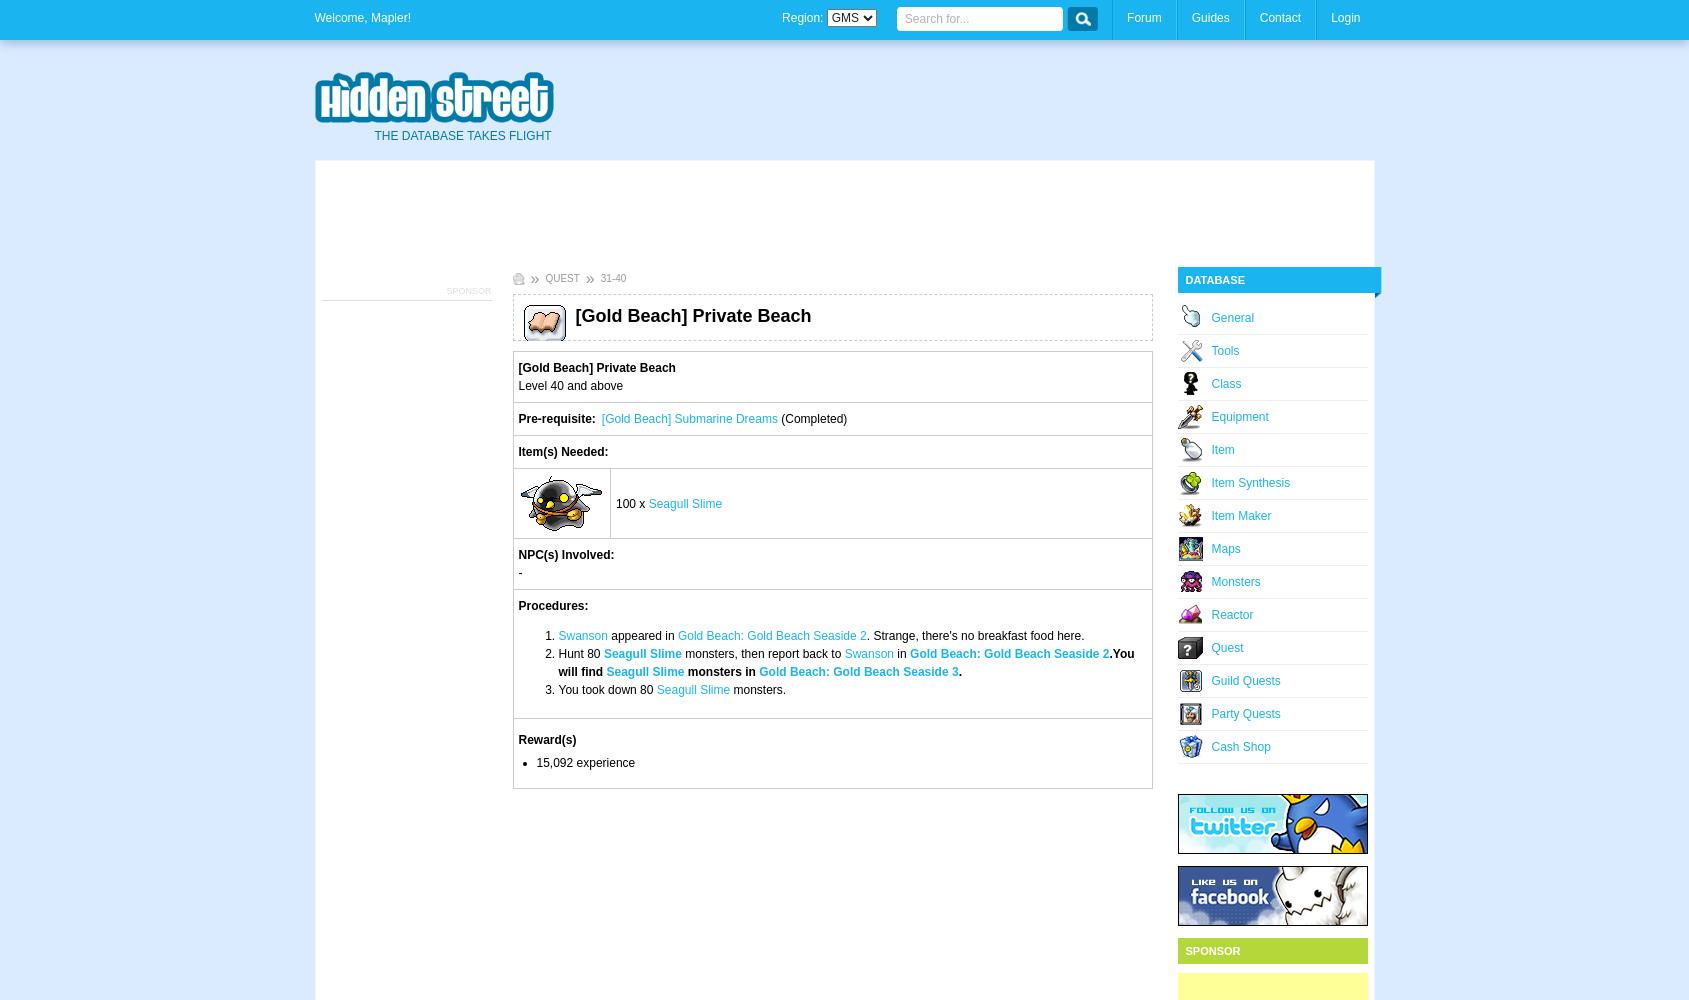 This screenshot has width=1689, height=1000. I want to click on 'Level 40 and above', so click(569, 386).